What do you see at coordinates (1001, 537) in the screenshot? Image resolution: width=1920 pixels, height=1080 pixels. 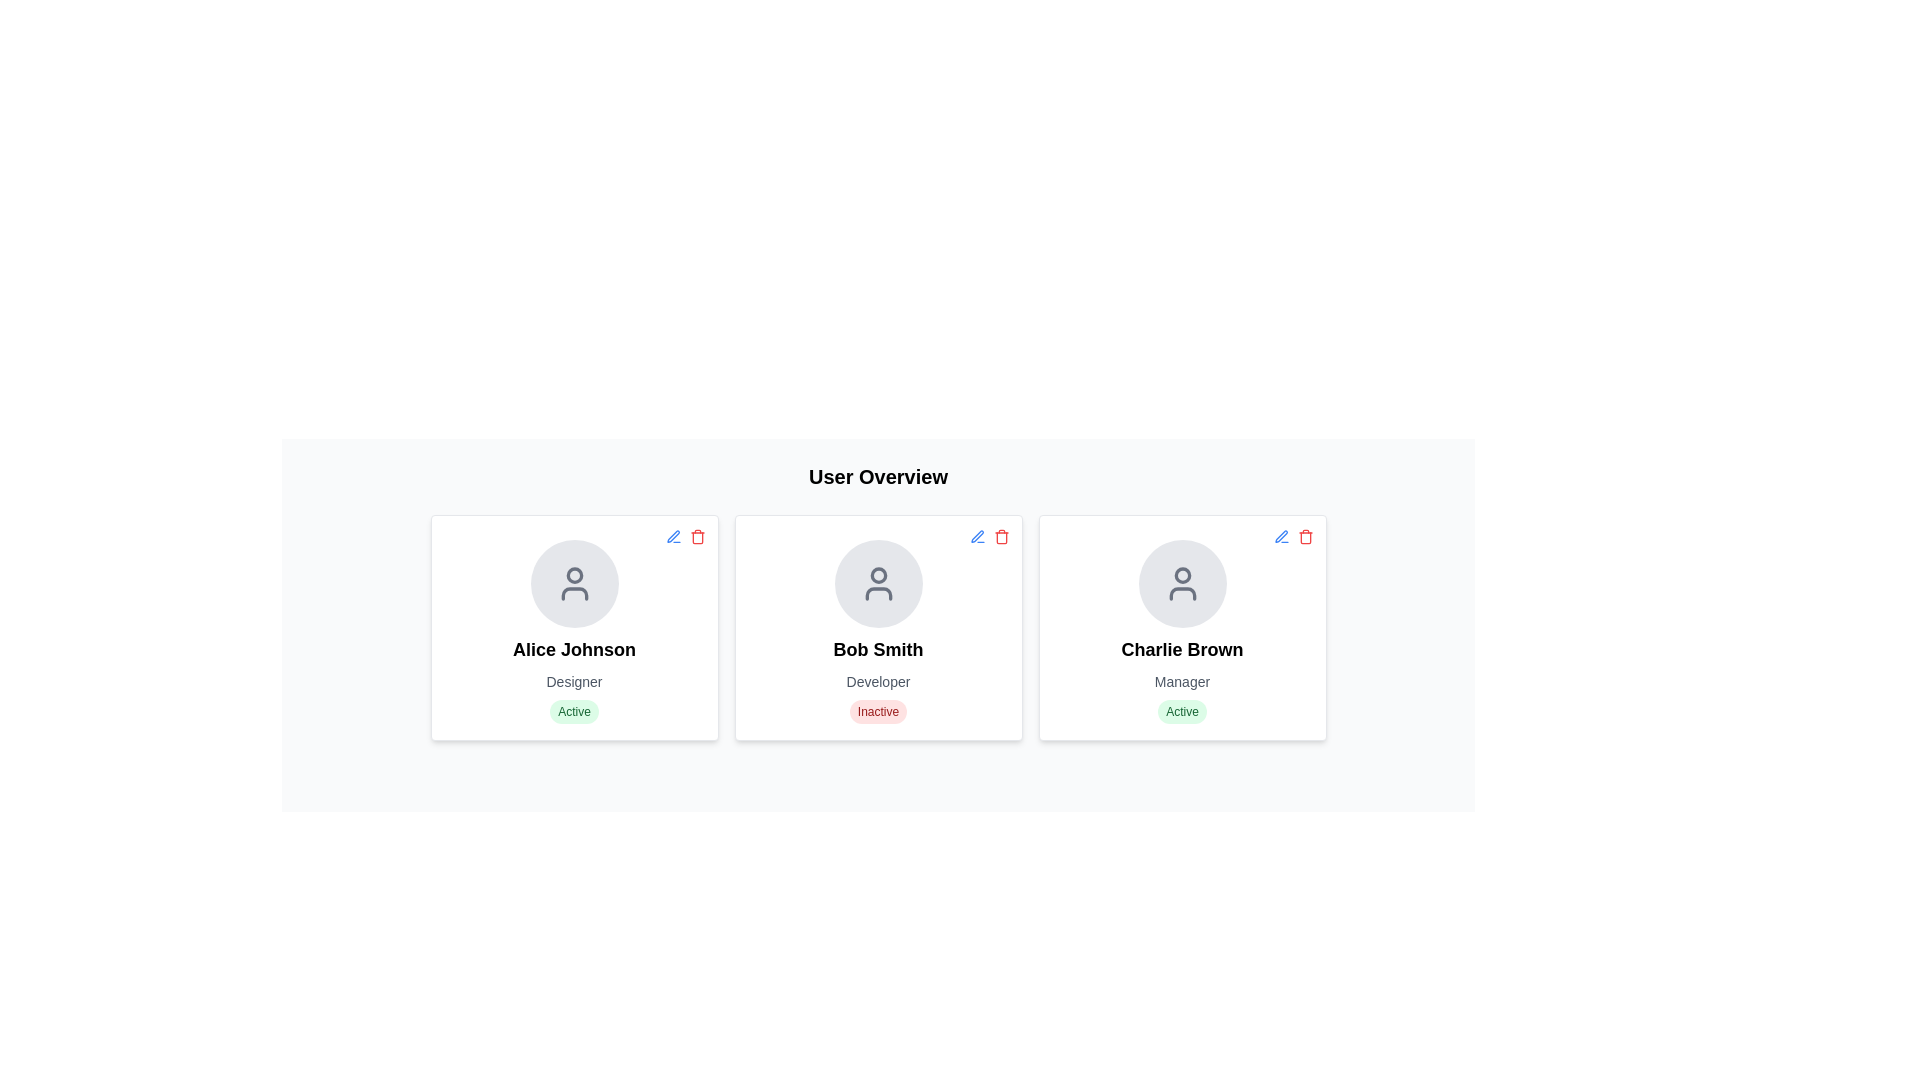 I see `the trash icon located at the top-right corner of the user card labeled 'Bob Smith'` at bounding box center [1001, 537].